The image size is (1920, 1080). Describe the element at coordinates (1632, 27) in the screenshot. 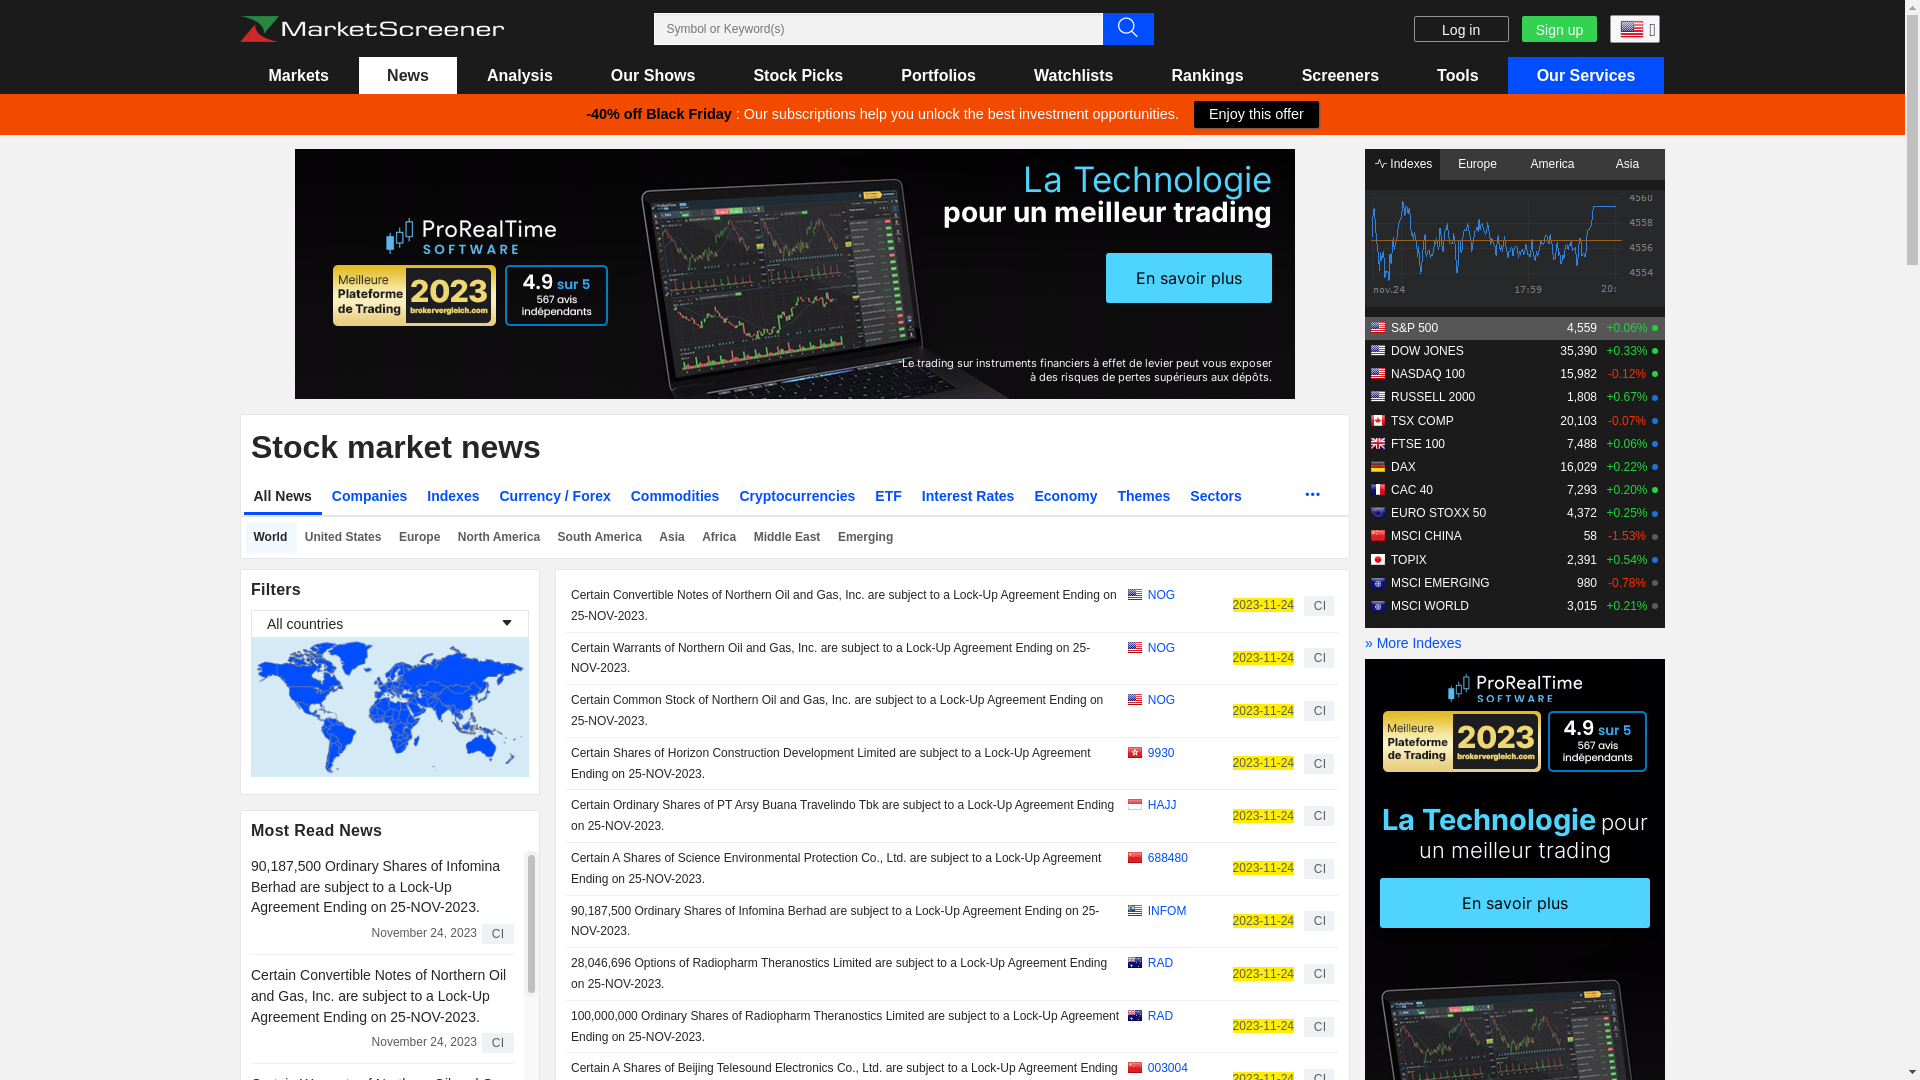

I see `'English (USA)'` at that location.